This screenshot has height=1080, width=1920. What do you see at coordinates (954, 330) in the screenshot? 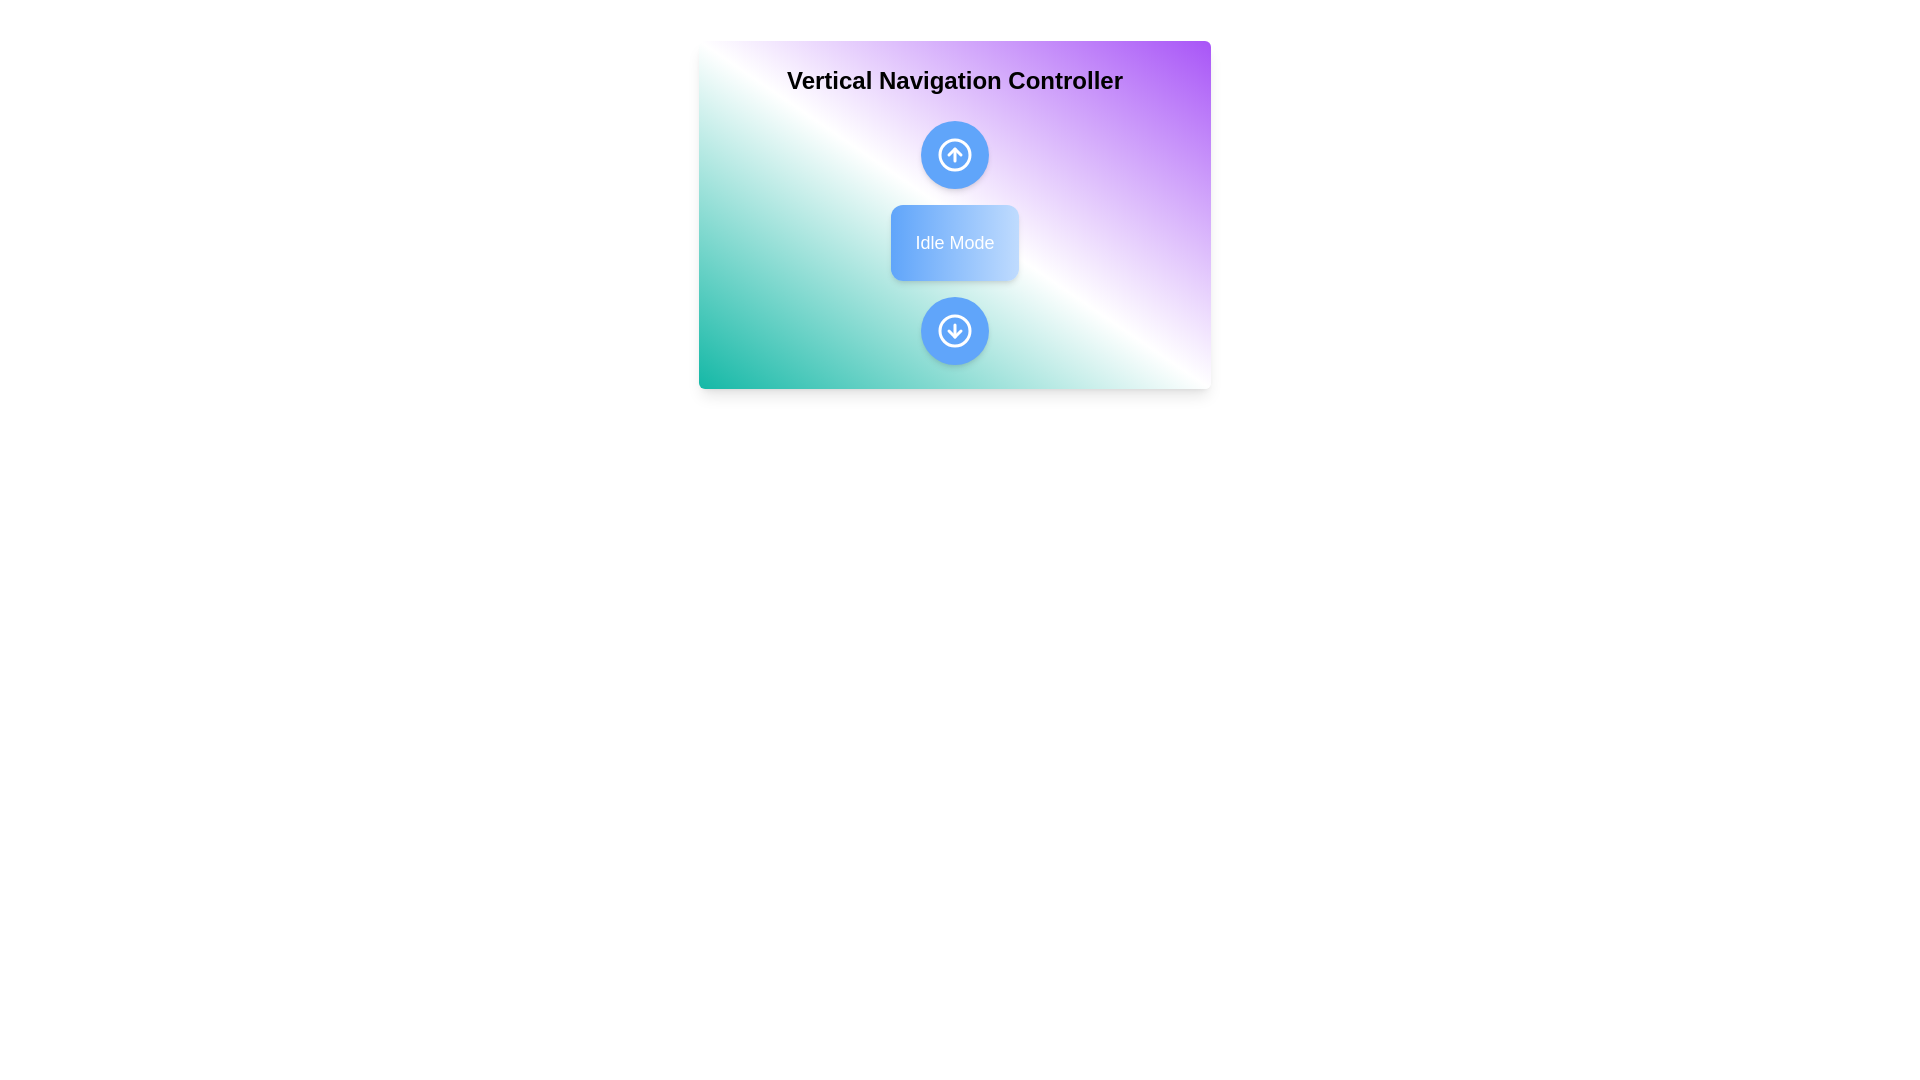
I see `'Down' button on the Vertical Navigation Controller` at bounding box center [954, 330].